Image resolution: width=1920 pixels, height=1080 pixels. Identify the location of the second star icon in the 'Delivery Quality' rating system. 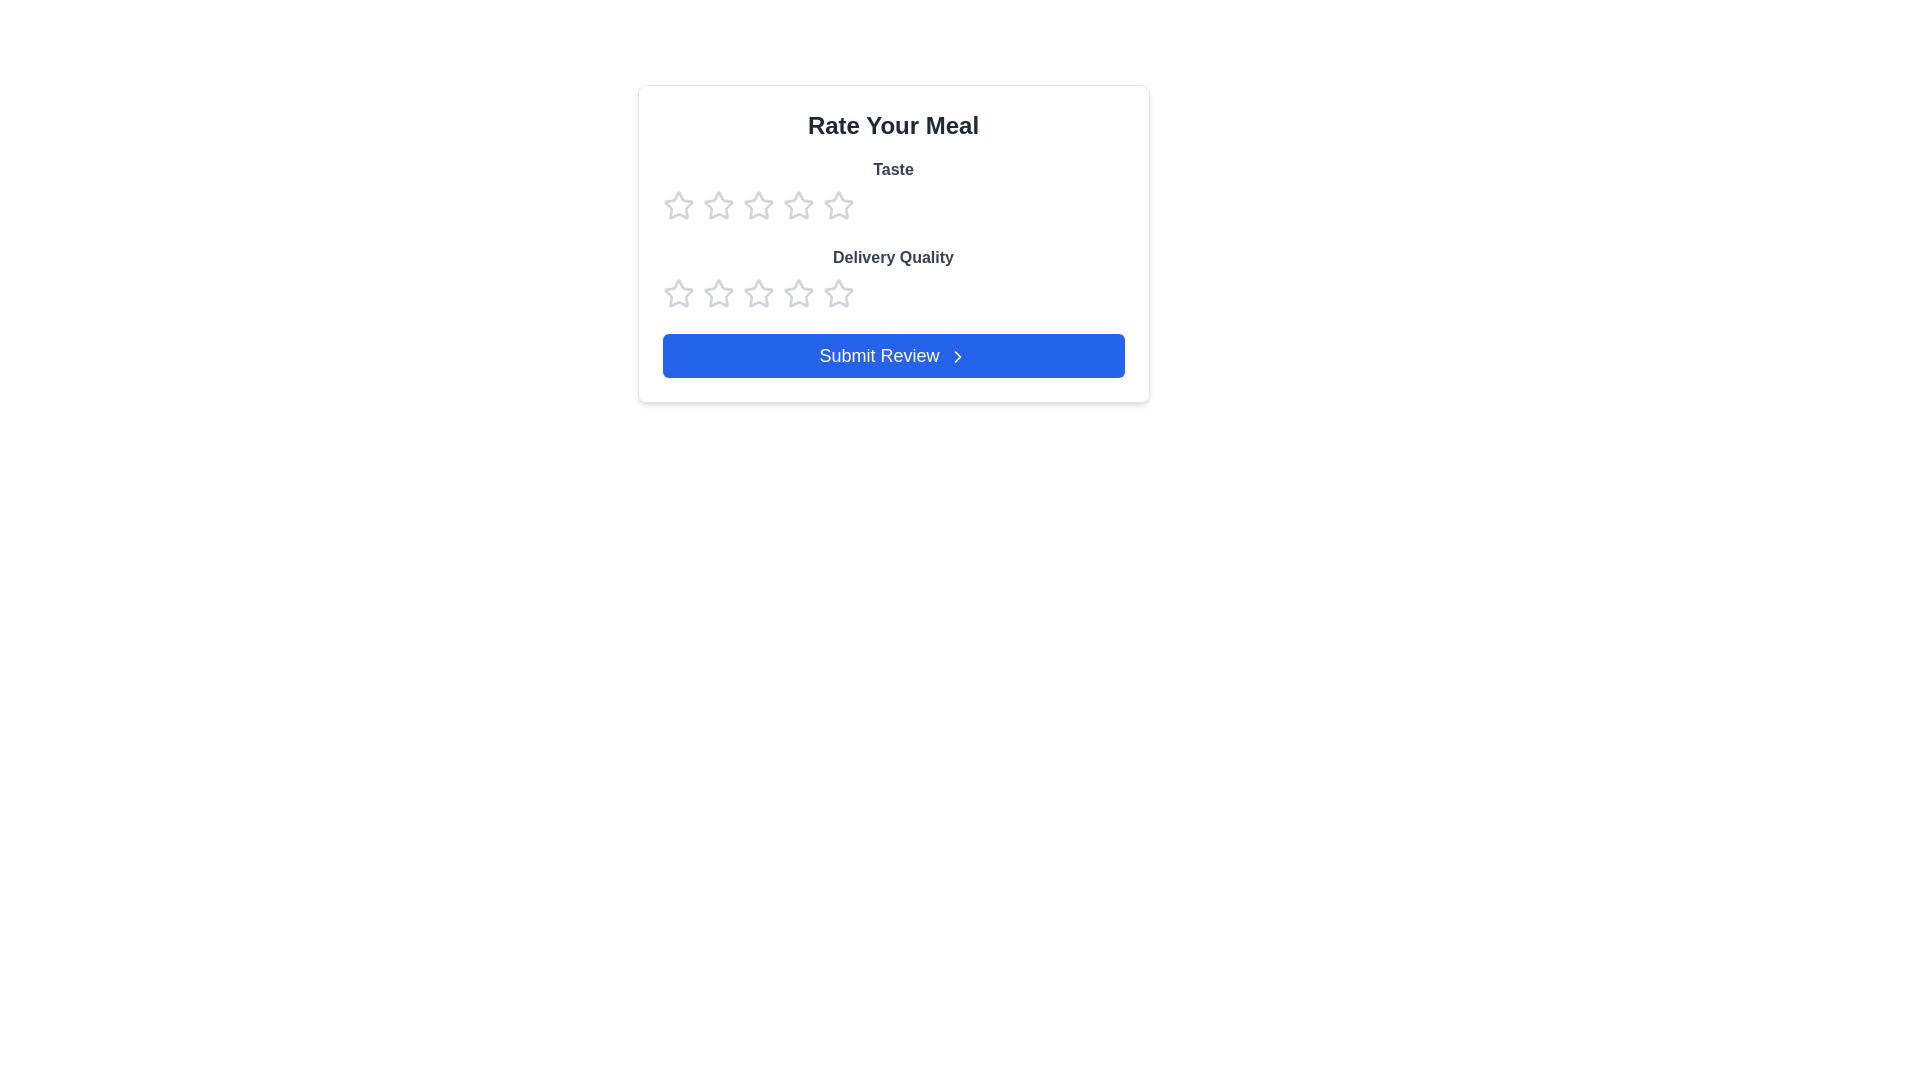
(718, 293).